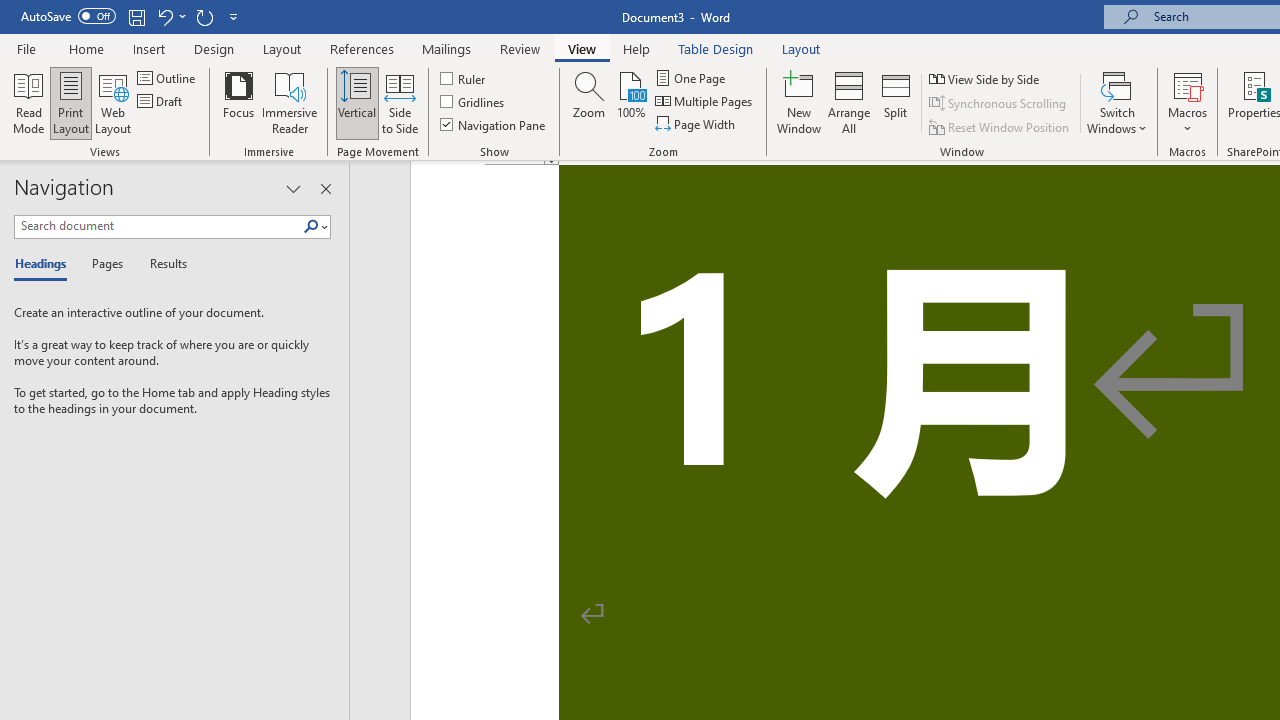 The image size is (1280, 720). What do you see at coordinates (130, 16) in the screenshot?
I see `'Quick Access Toolbar'` at bounding box center [130, 16].